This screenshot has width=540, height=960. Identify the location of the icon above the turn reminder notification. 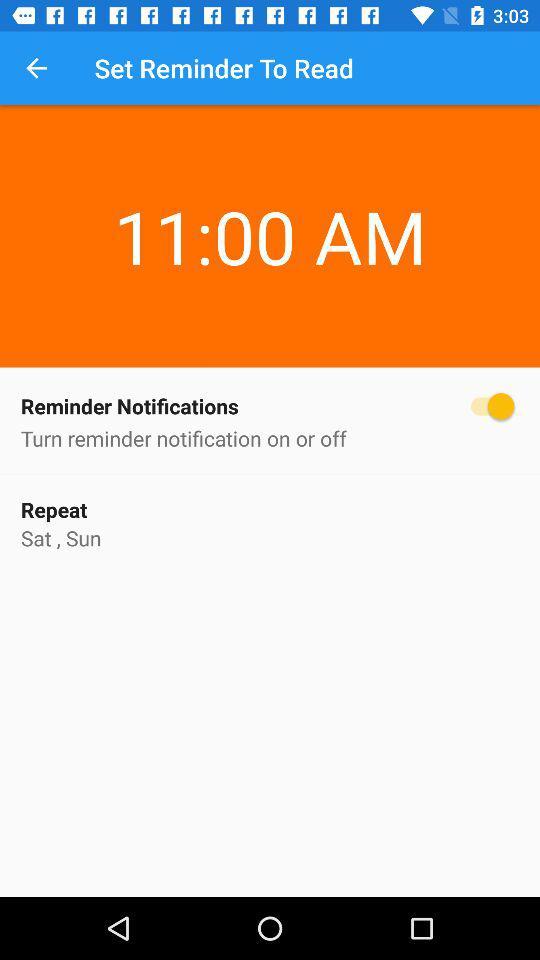
(270, 405).